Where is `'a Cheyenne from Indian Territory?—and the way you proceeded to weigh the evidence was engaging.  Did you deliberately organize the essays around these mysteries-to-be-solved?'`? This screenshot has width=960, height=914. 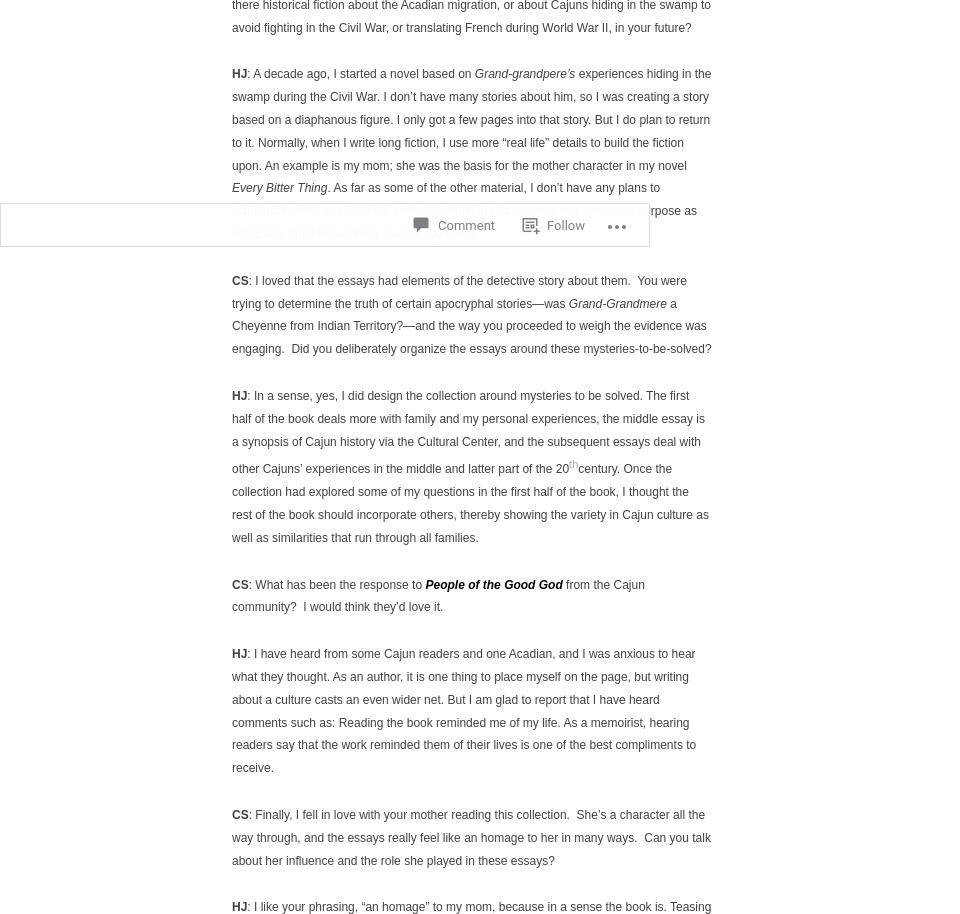 'a Cheyenne from Indian Territory?—and the way you proceeded to weigh the evidence was engaging.  Did you deliberately organize the essays around these mysteries-to-be-solved?' is located at coordinates (232, 325).